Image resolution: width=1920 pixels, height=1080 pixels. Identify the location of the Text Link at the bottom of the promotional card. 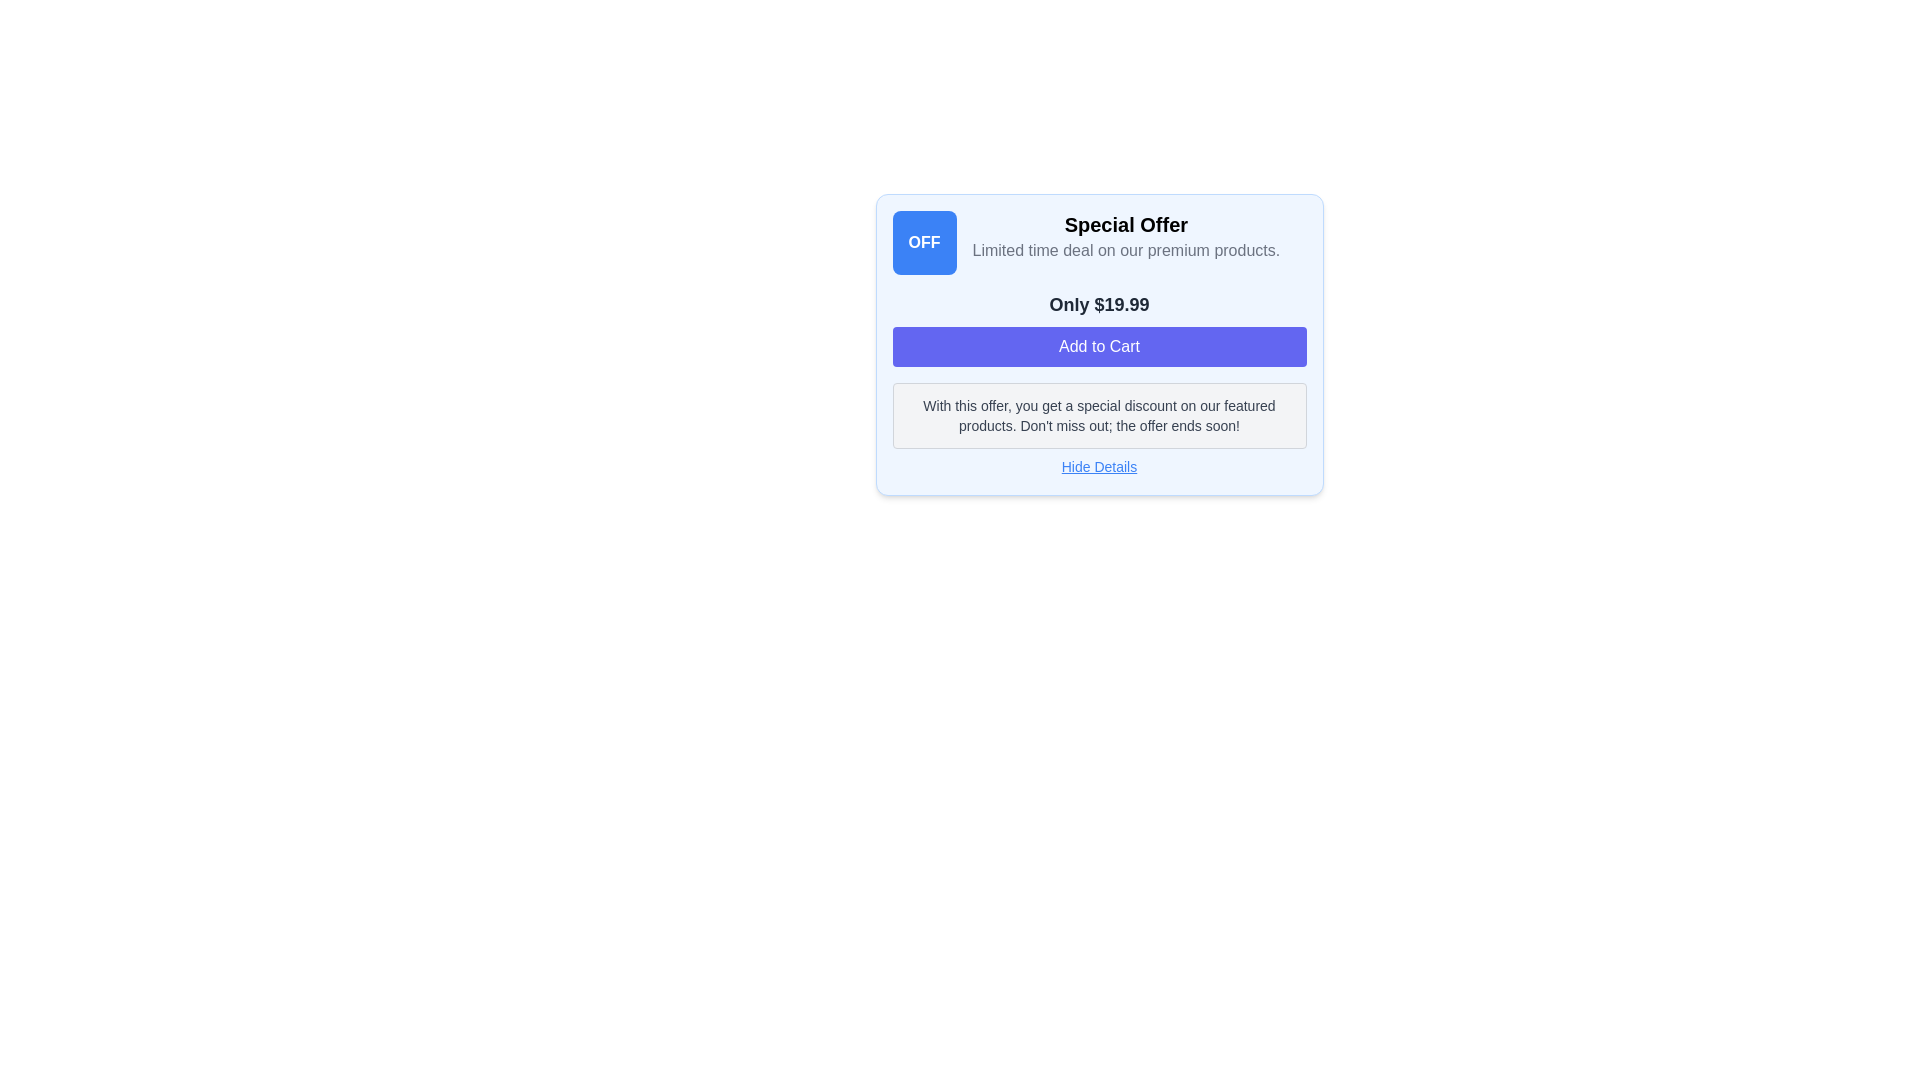
(1098, 466).